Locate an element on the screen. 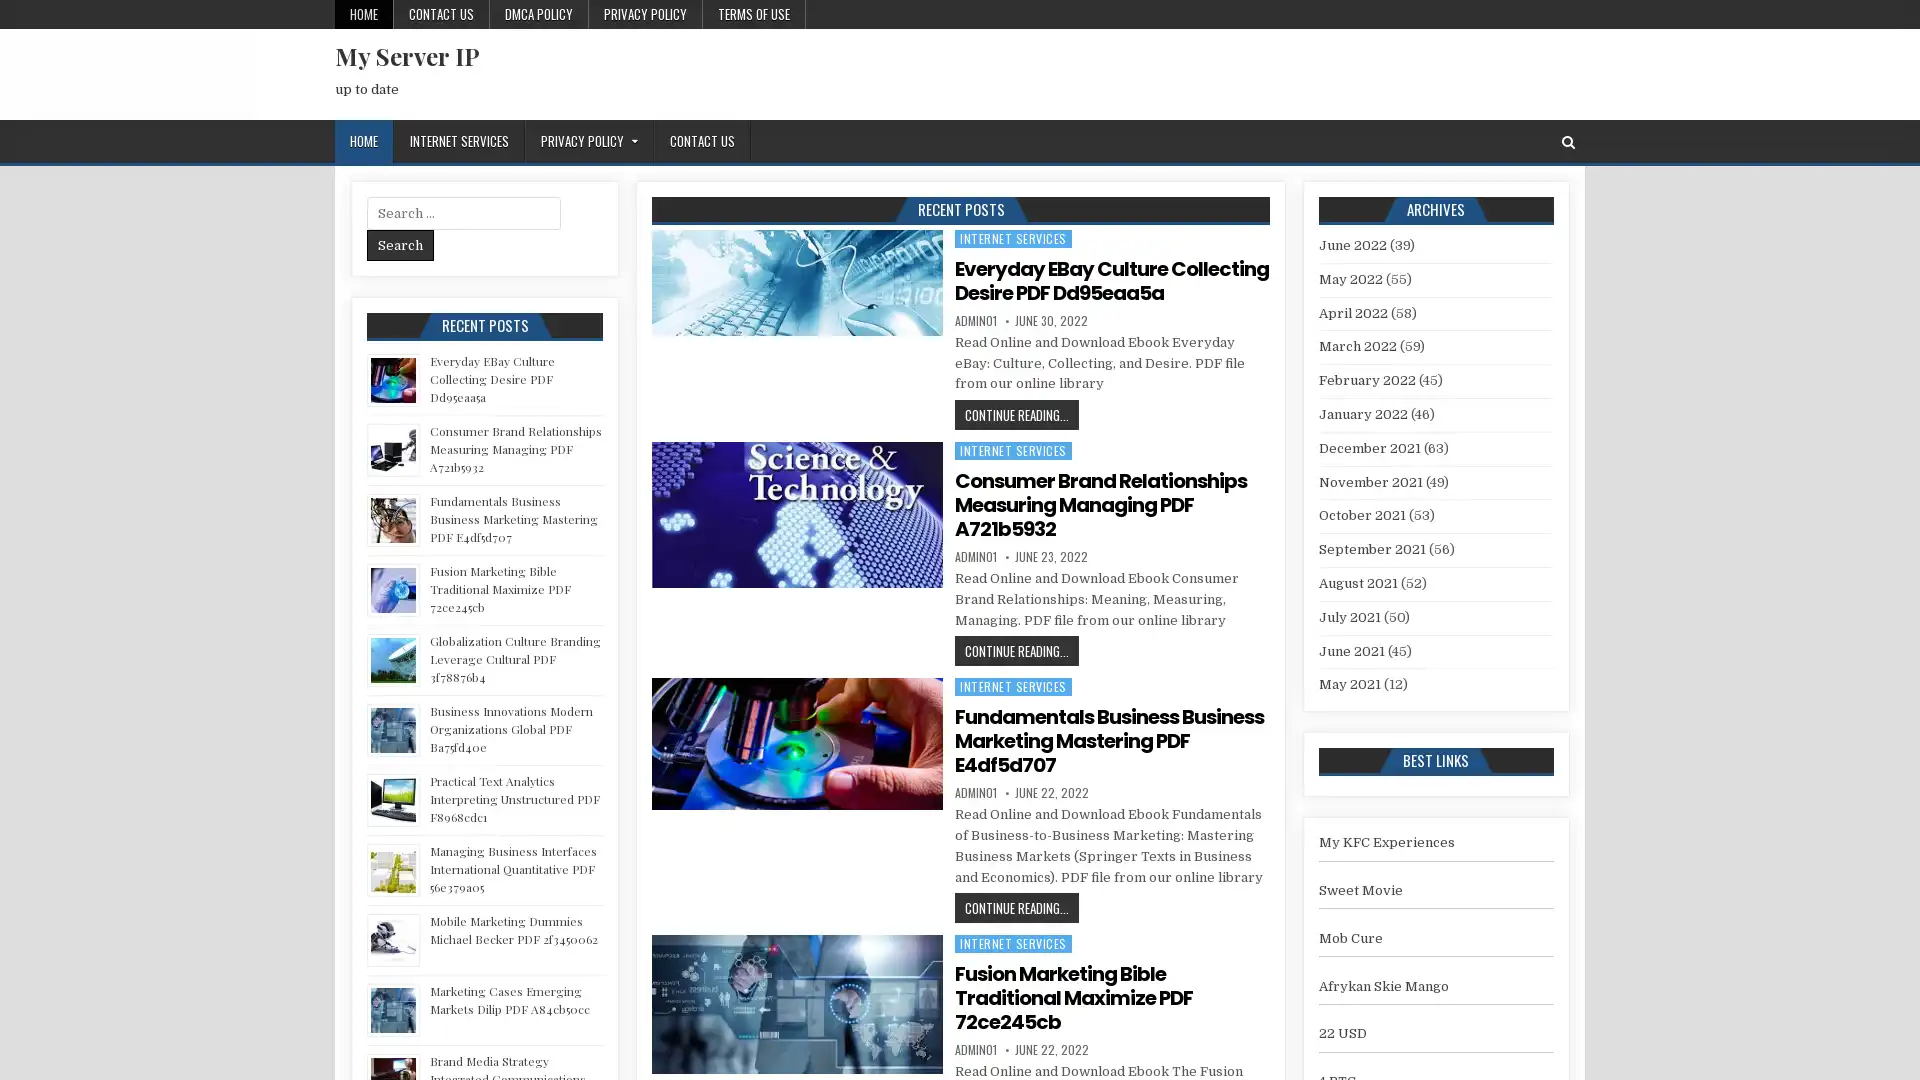 The image size is (1920, 1080). Search is located at coordinates (400, 244).